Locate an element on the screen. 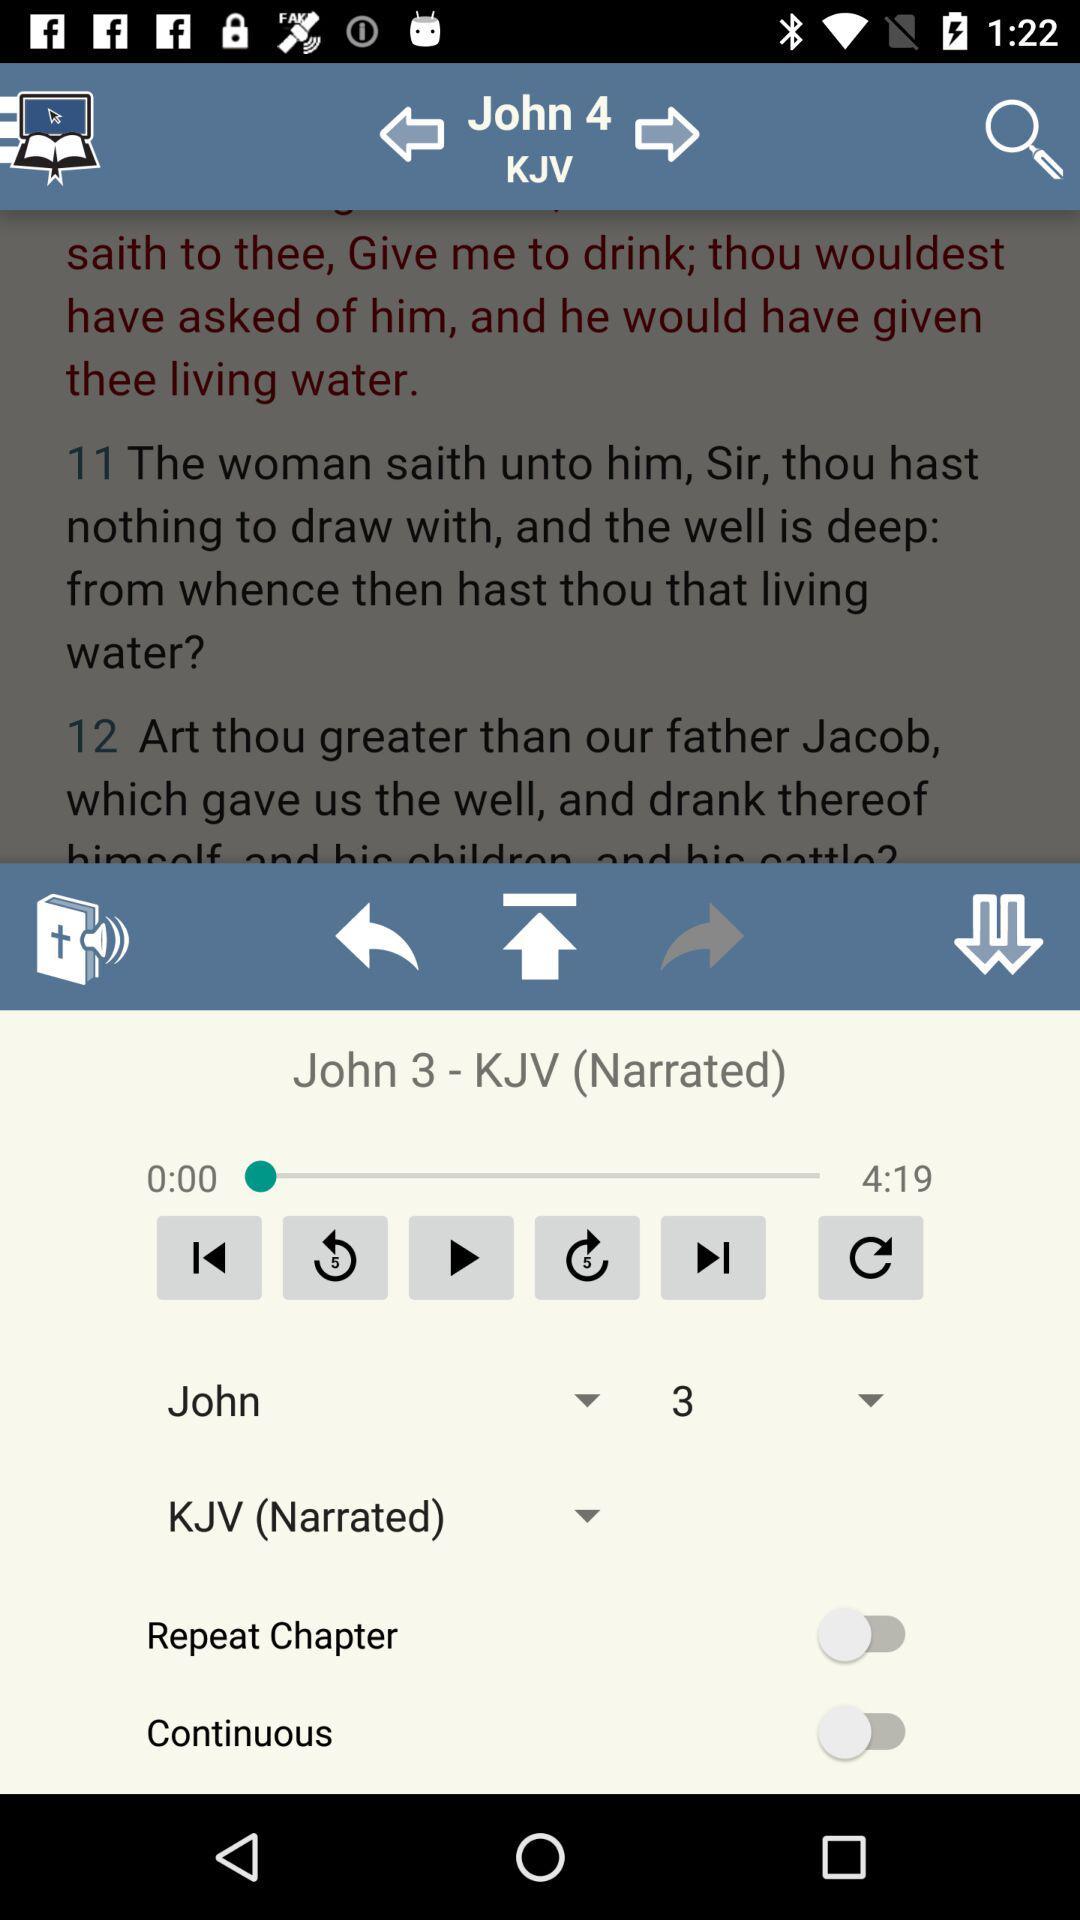 This screenshot has height=1920, width=1080. upload option is located at coordinates (538, 935).